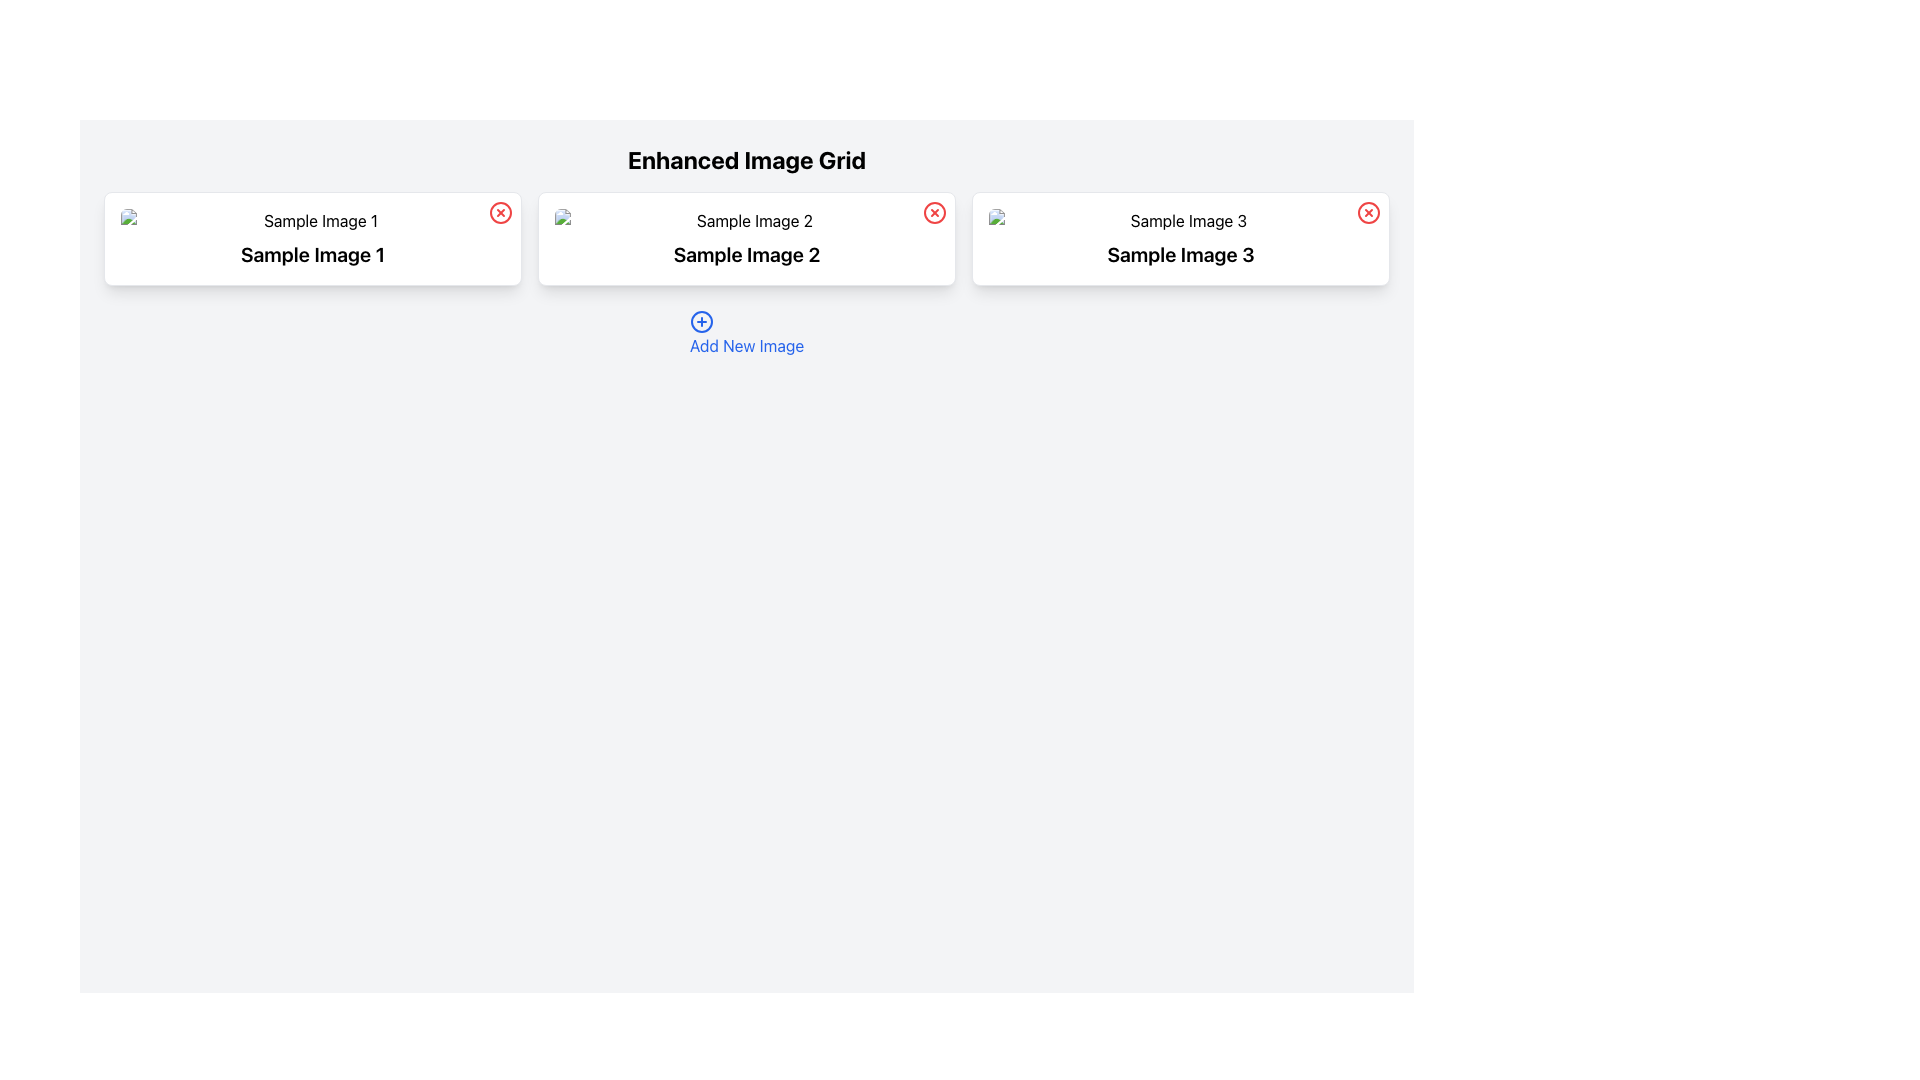  I want to click on the delete or close button located in the top-right corner of the card labeled 'Sample Image 3', so click(1367, 212).